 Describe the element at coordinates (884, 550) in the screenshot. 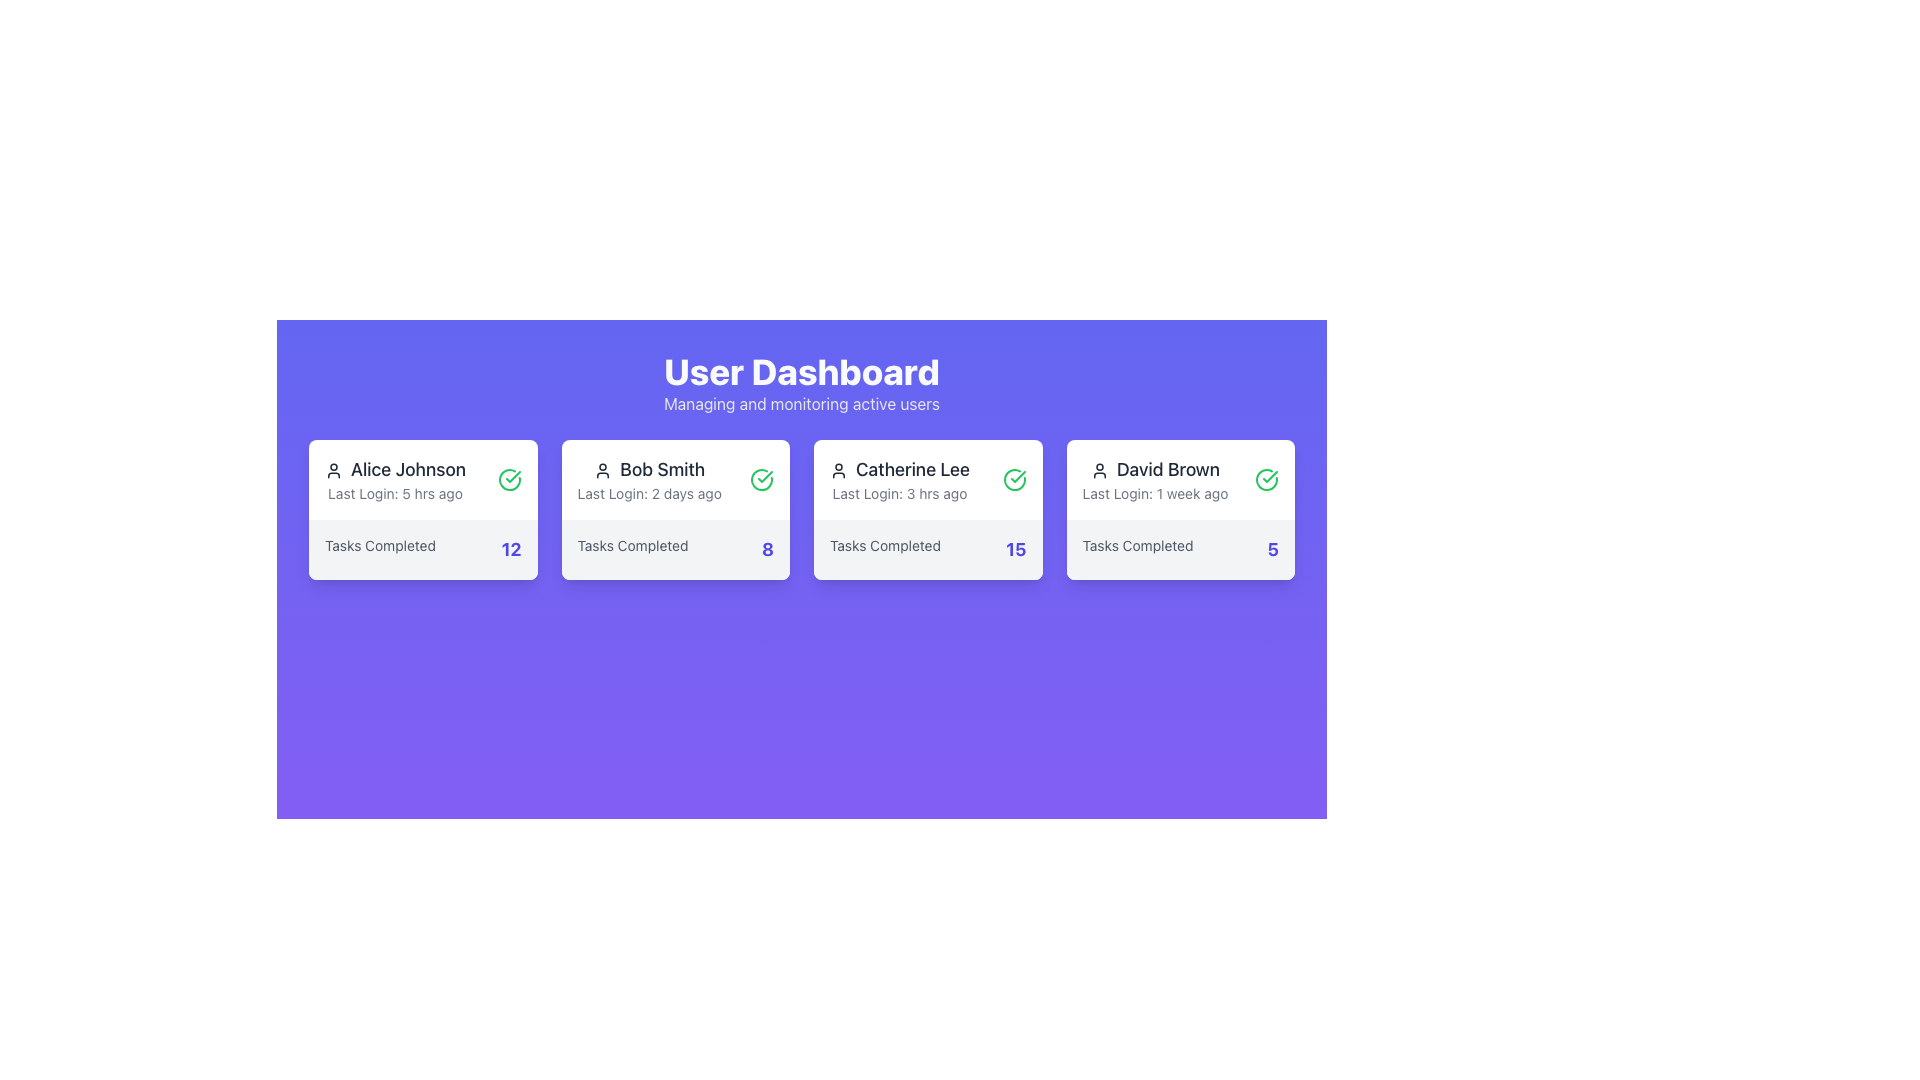

I see `the text label that says 'Tasks Completed' located at the bottom-left area of the card representing 'Catherine Lee' in the User Dashboard` at that location.